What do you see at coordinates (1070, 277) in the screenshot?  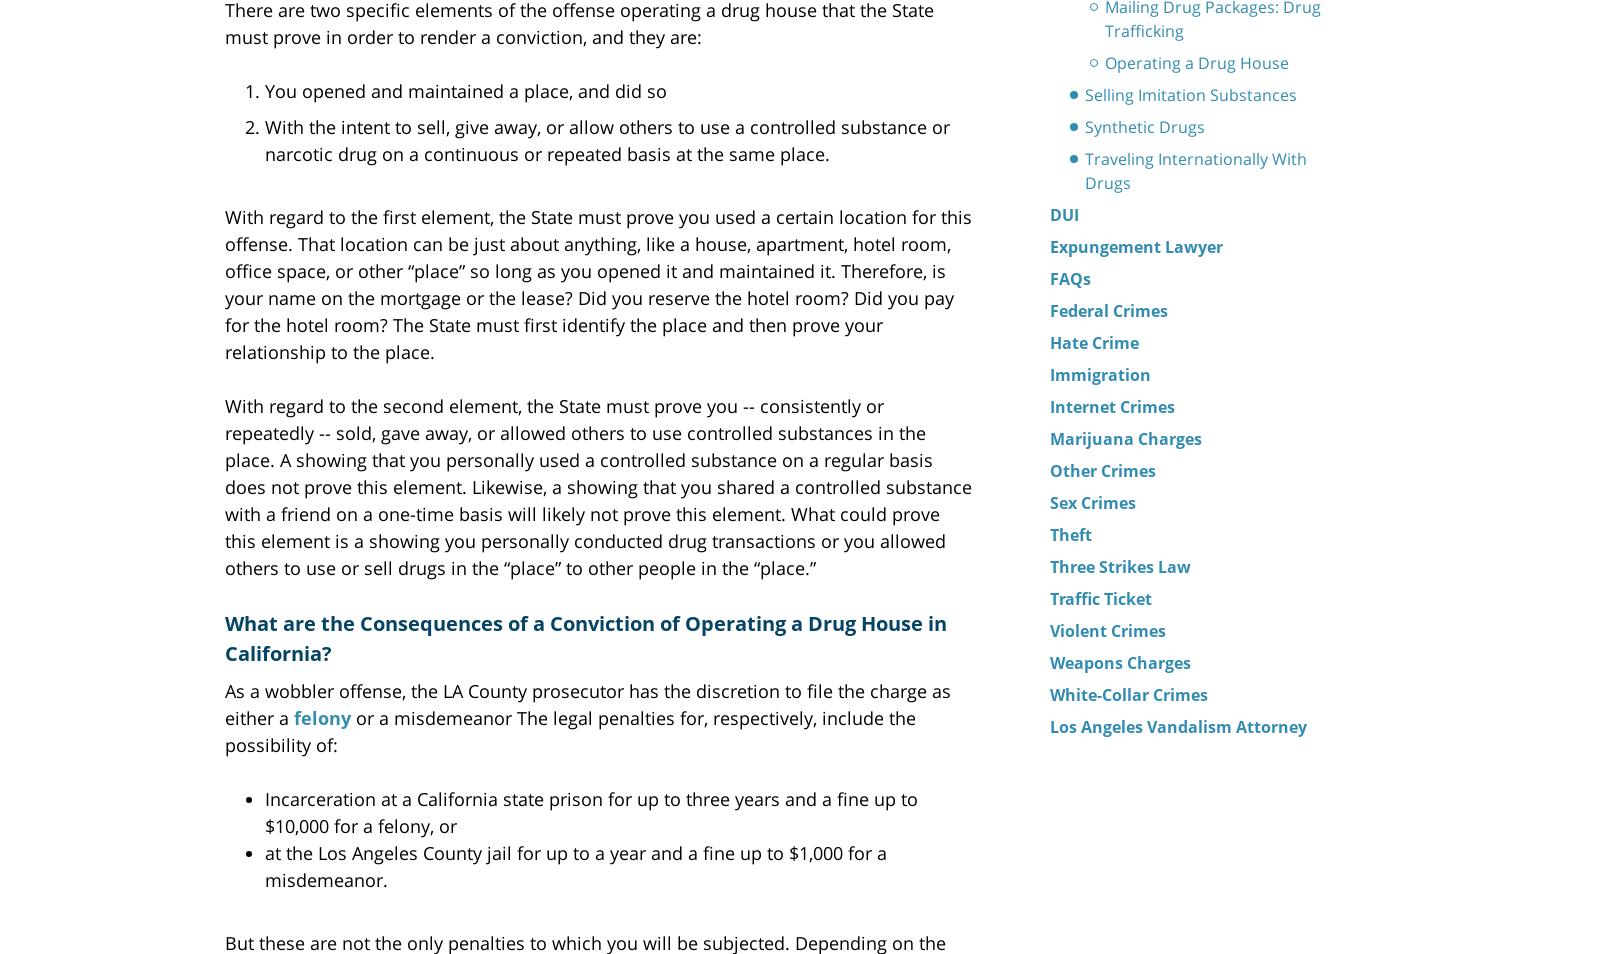 I see `'FAQs'` at bounding box center [1070, 277].